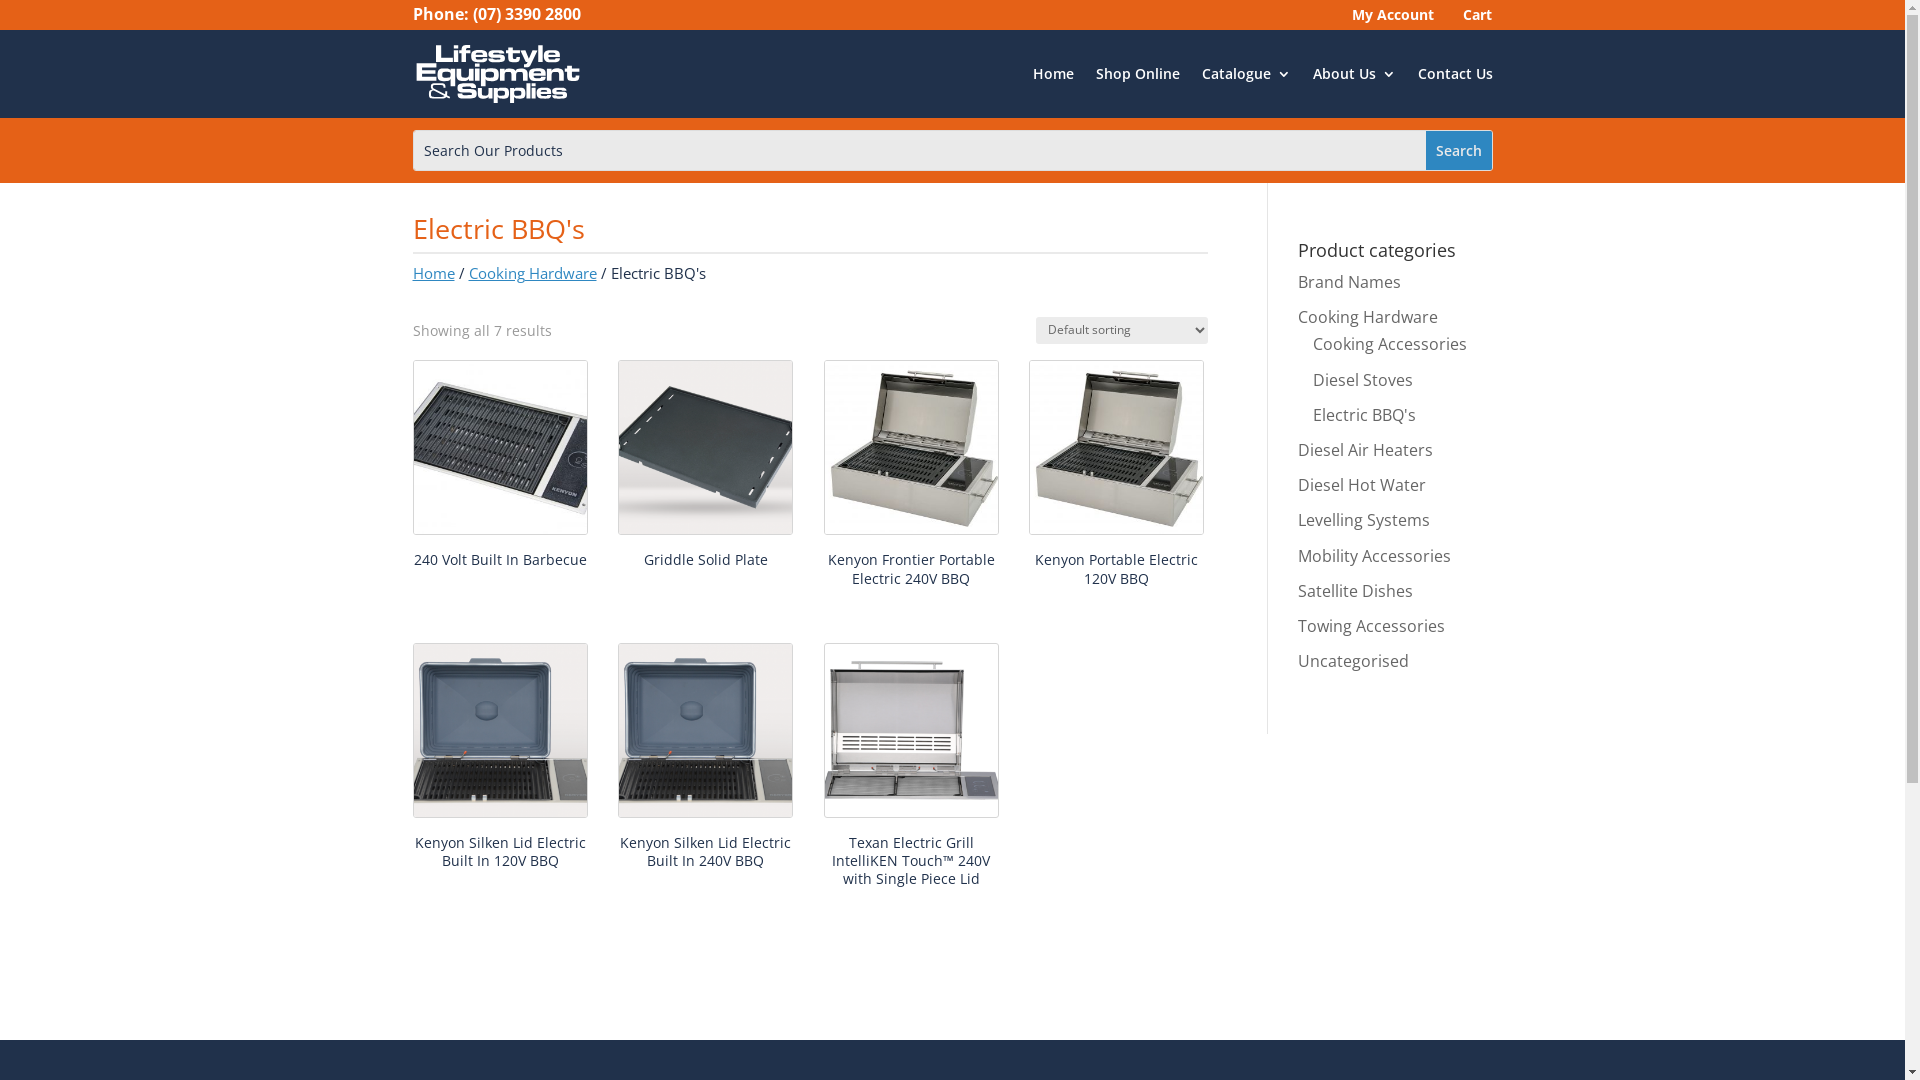 This screenshot has width=1920, height=1080. What do you see at coordinates (1363, 414) in the screenshot?
I see `'Electric BBQ's'` at bounding box center [1363, 414].